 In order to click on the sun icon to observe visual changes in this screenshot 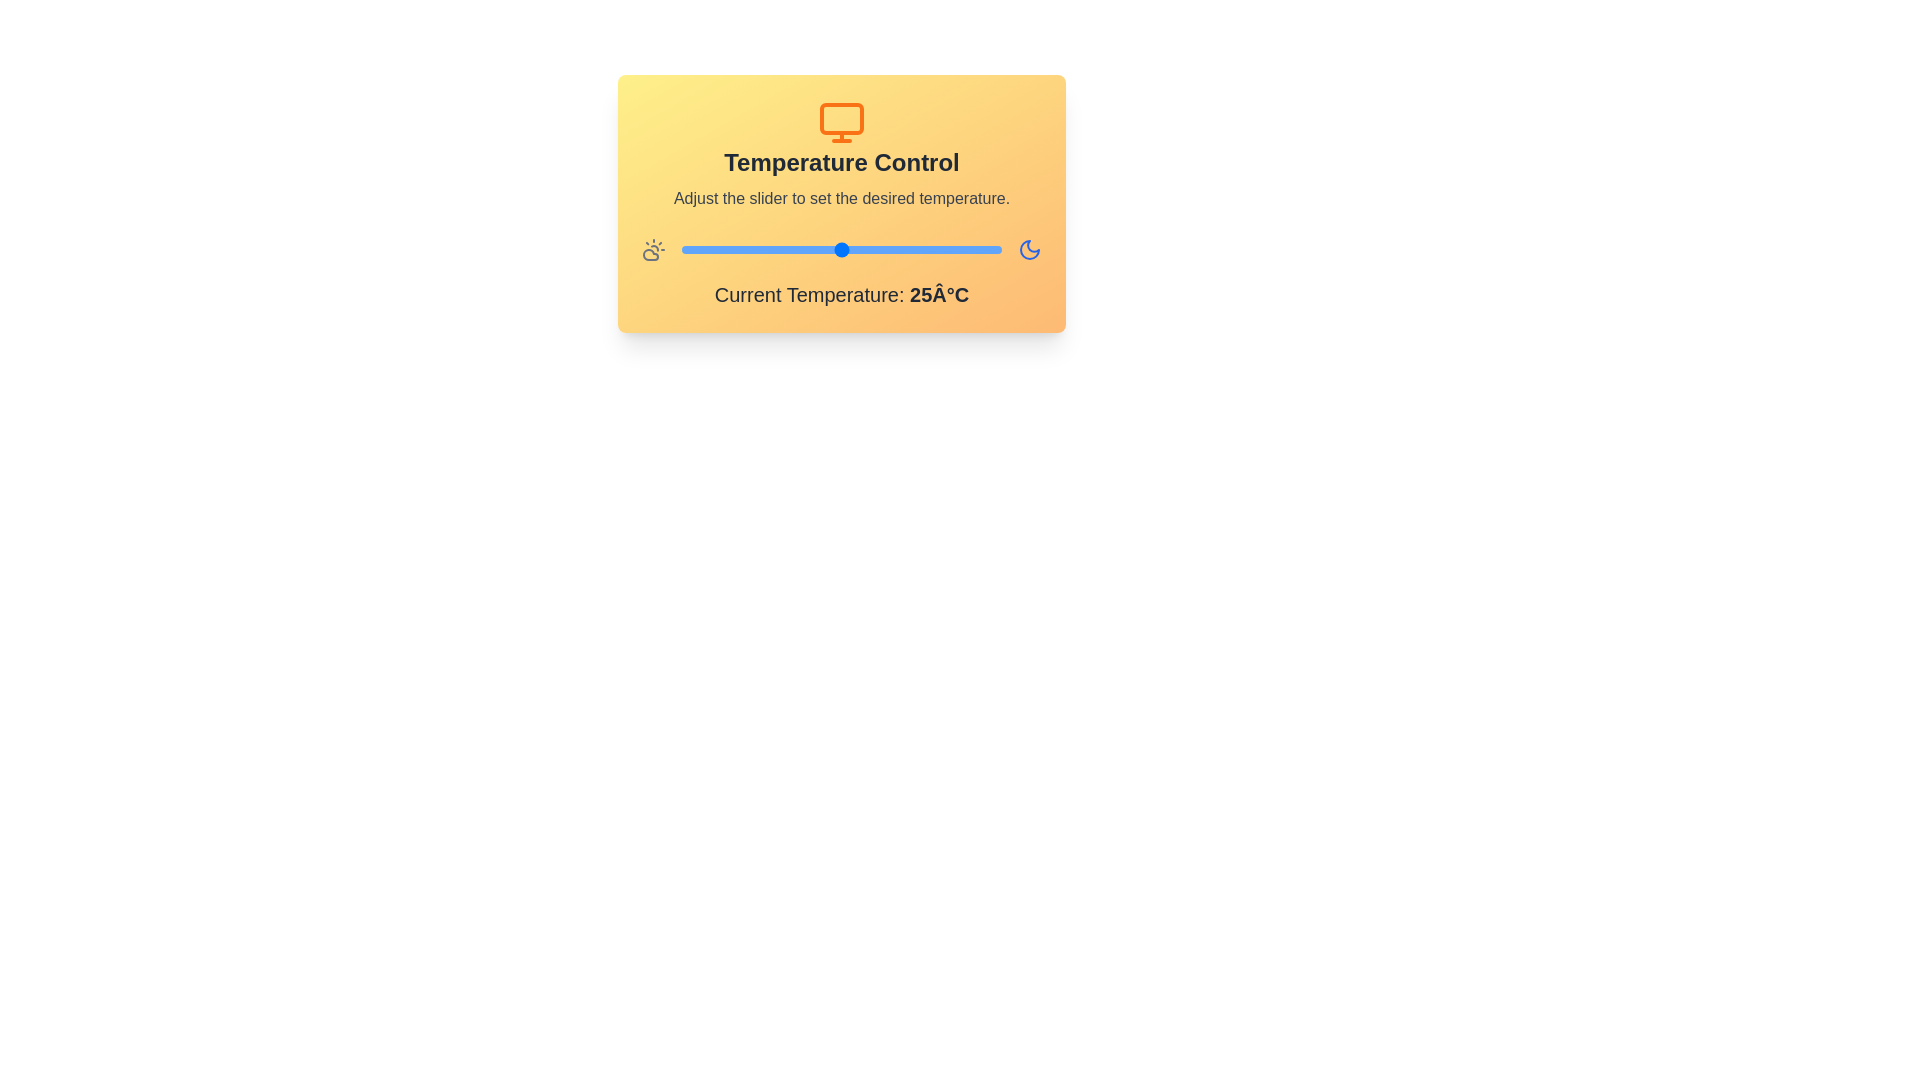, I will do `click(653, 249)`.